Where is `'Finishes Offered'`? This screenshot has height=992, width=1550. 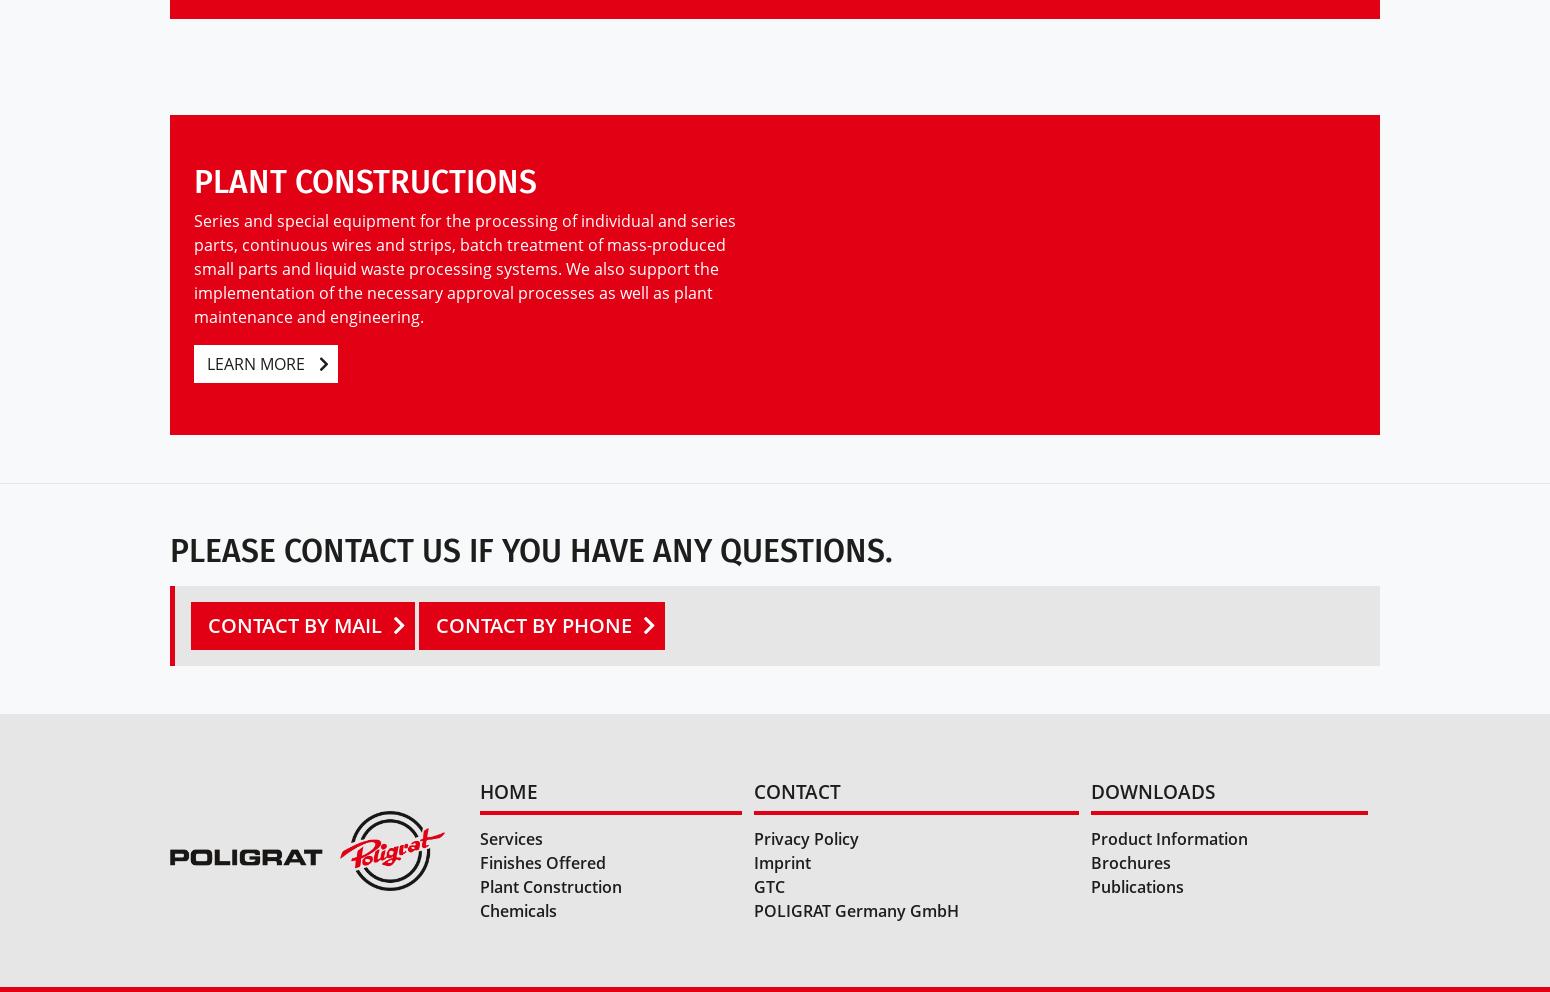
'Finishes Offered' is located at coordinates (541, 862).